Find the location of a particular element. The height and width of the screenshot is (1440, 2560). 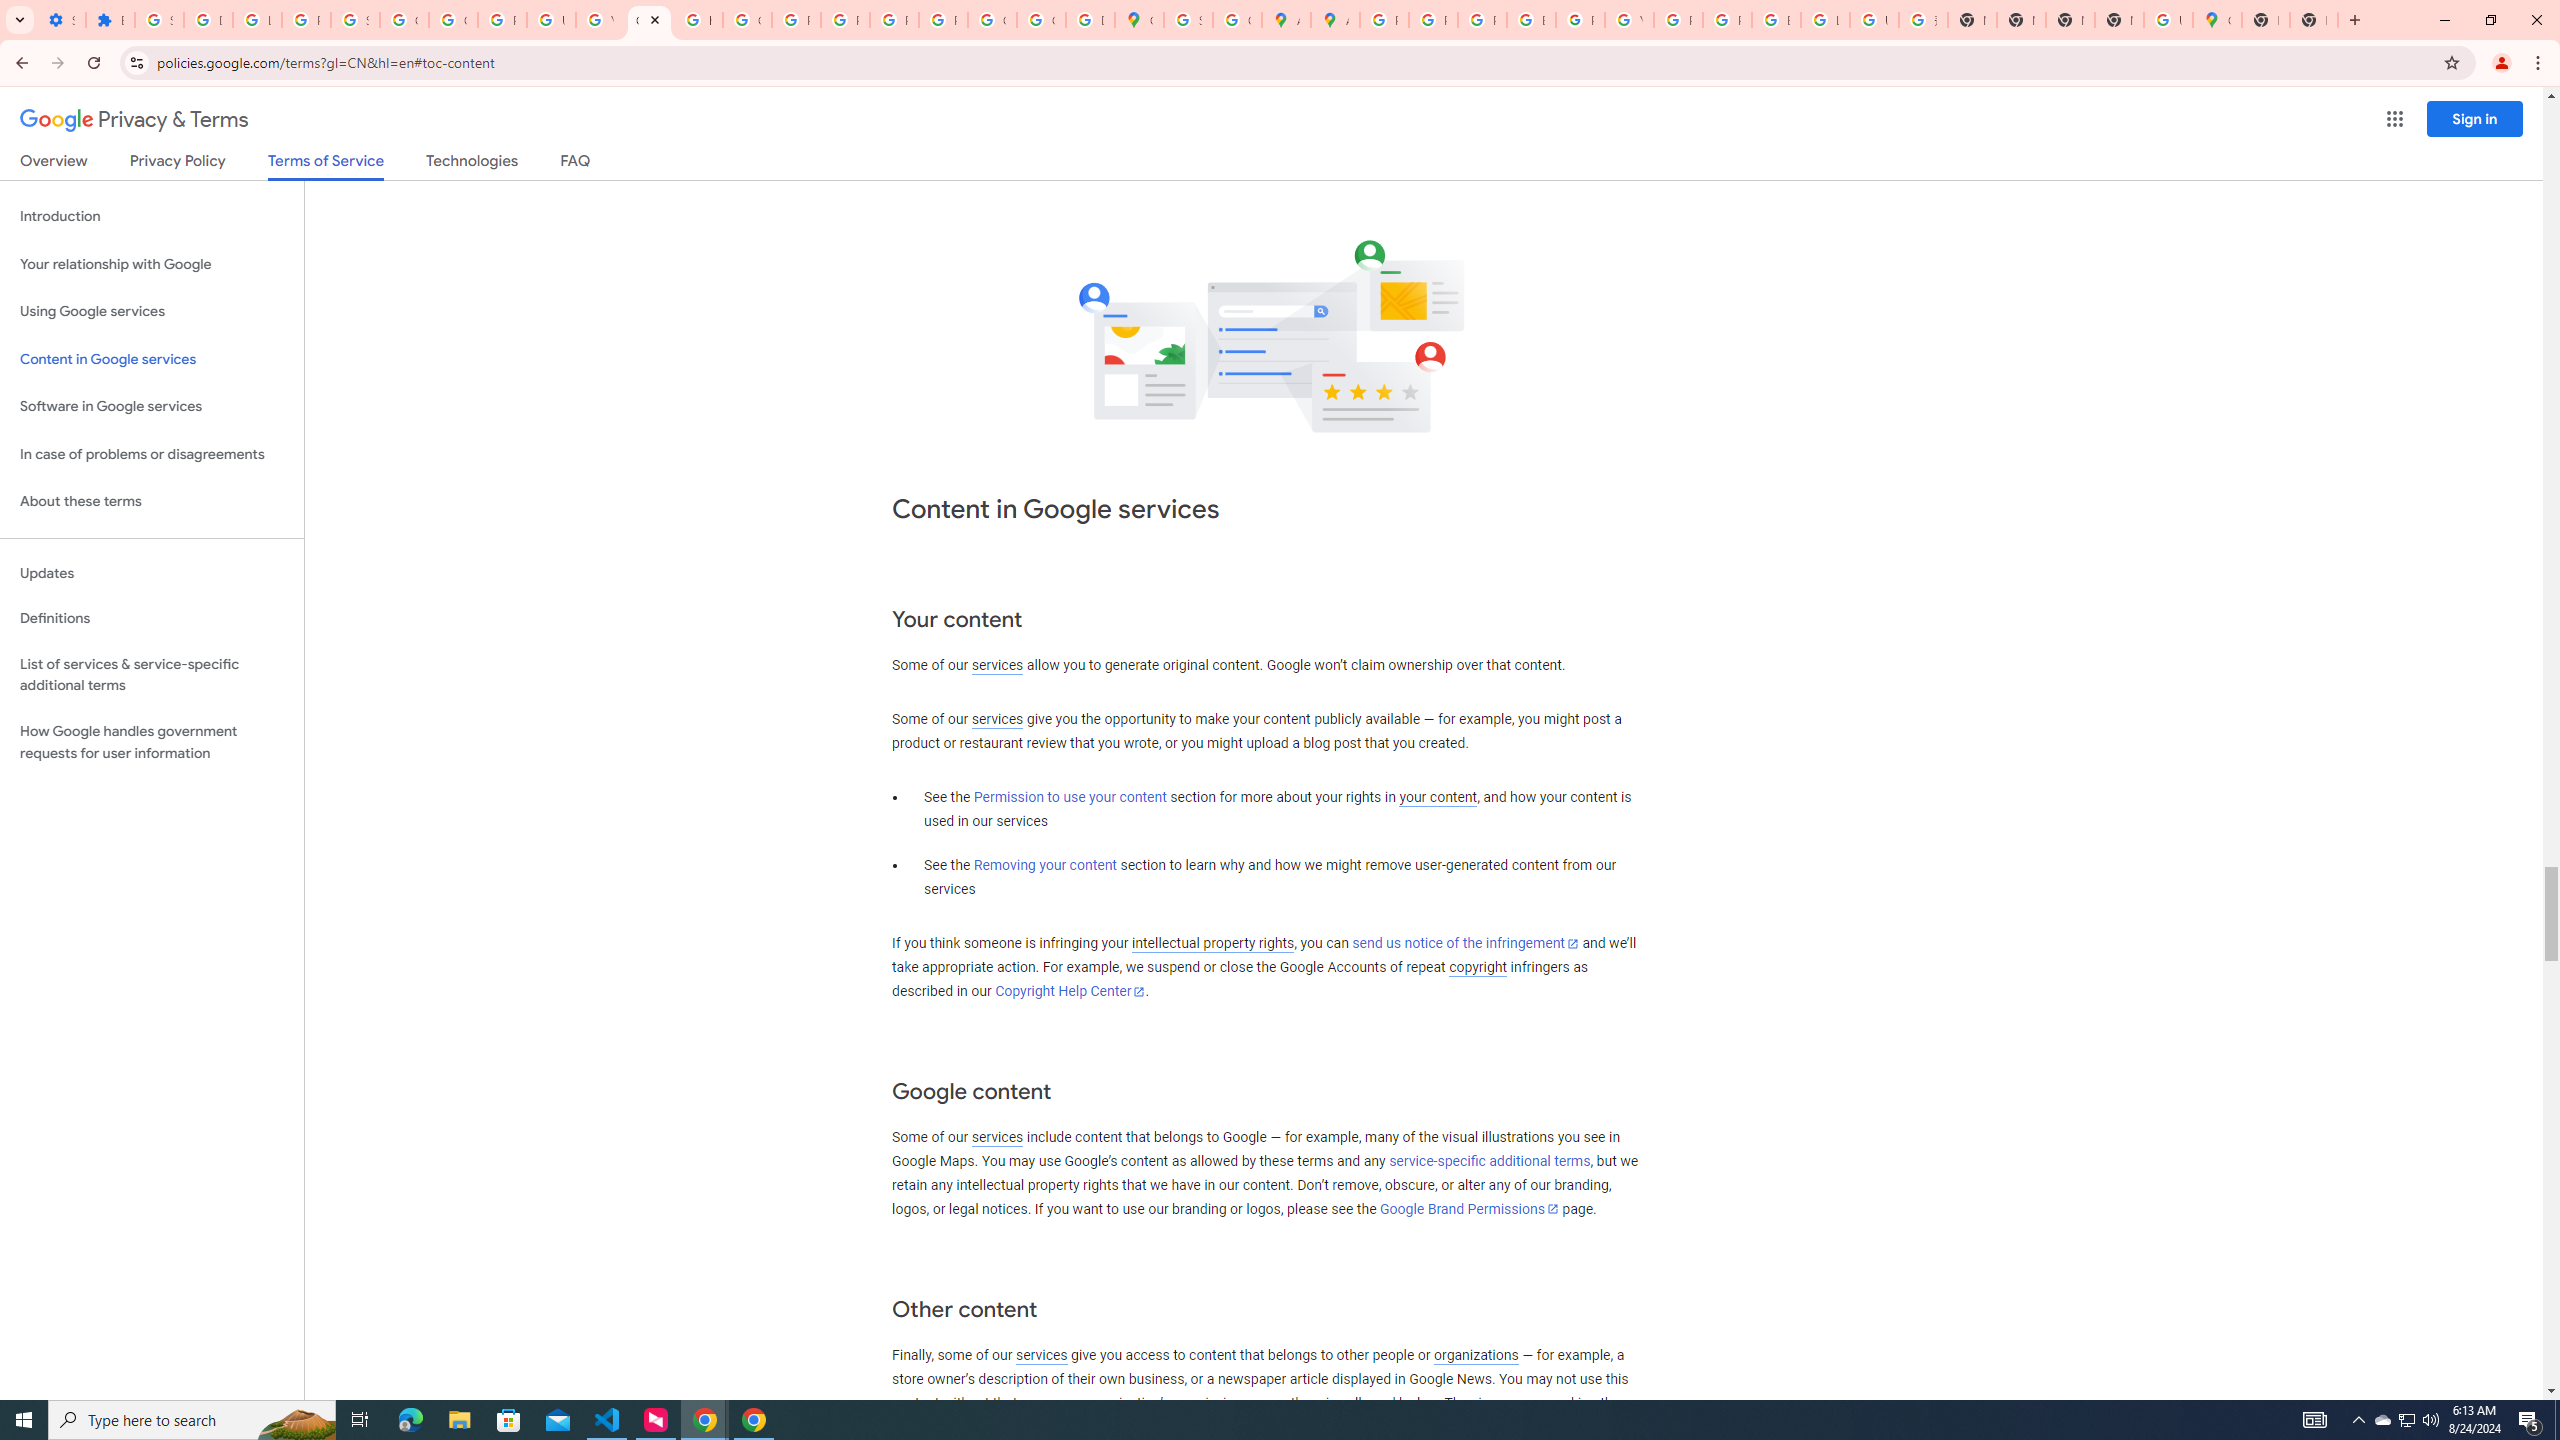

'YouTube' is located at coordinates (1628, 19).